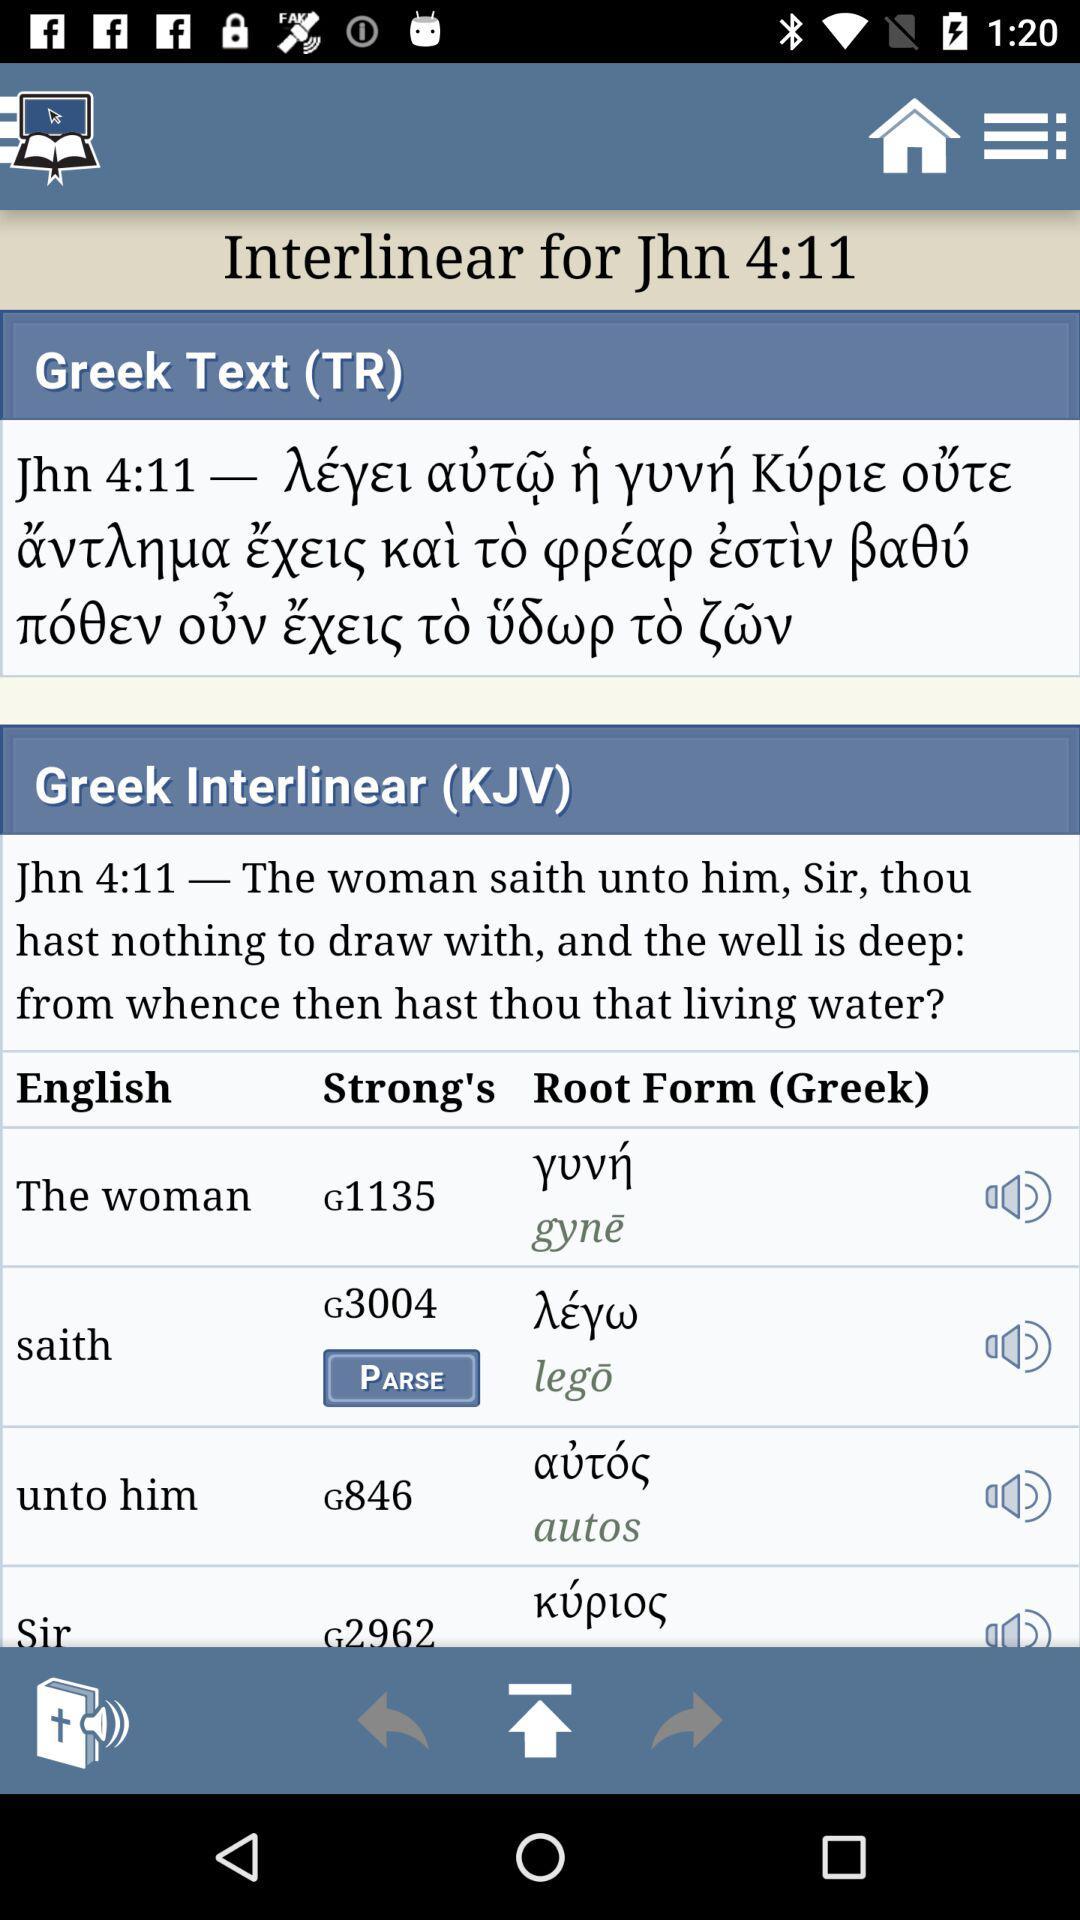  What do you see at coordinates (685, 1719) in the screenshot?
I see `next page` at bounding box center [685, 1719].